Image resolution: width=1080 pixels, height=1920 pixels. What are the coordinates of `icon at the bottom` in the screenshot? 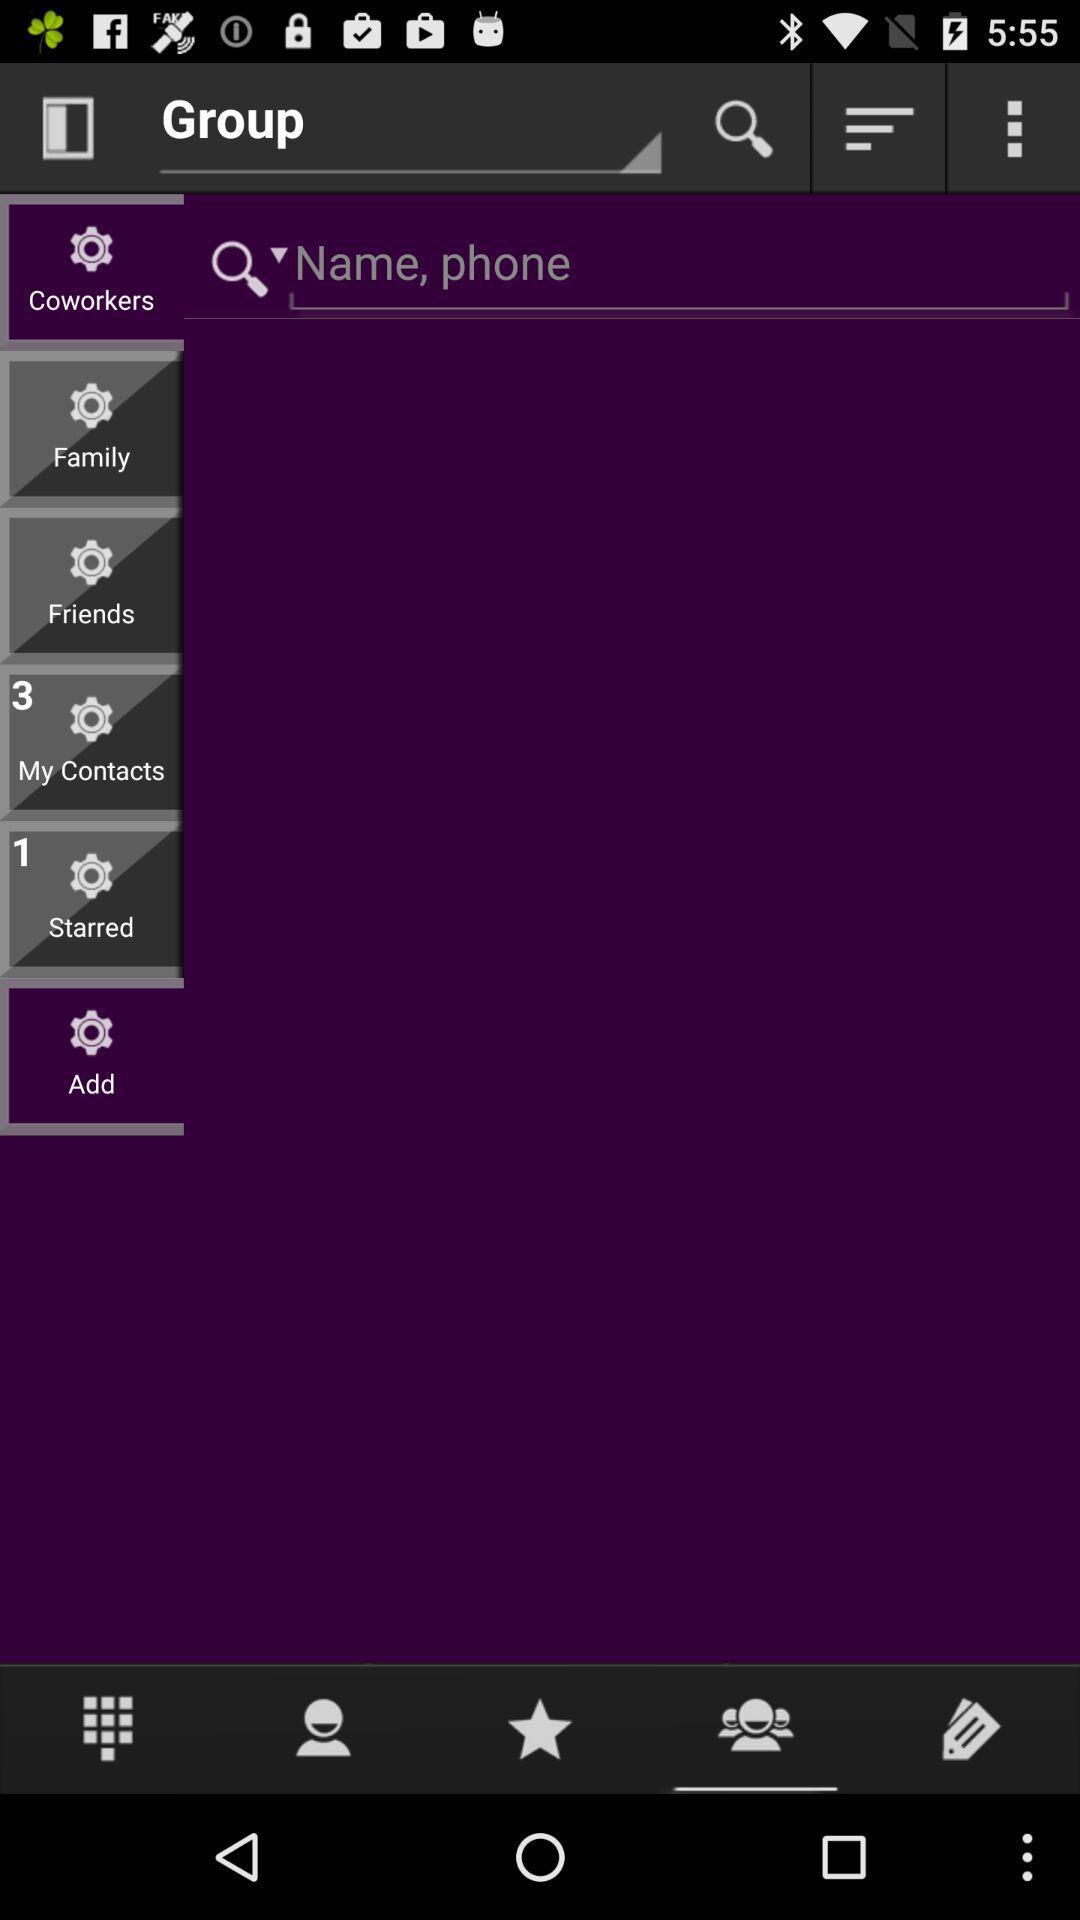 It's located at (540, 1727).